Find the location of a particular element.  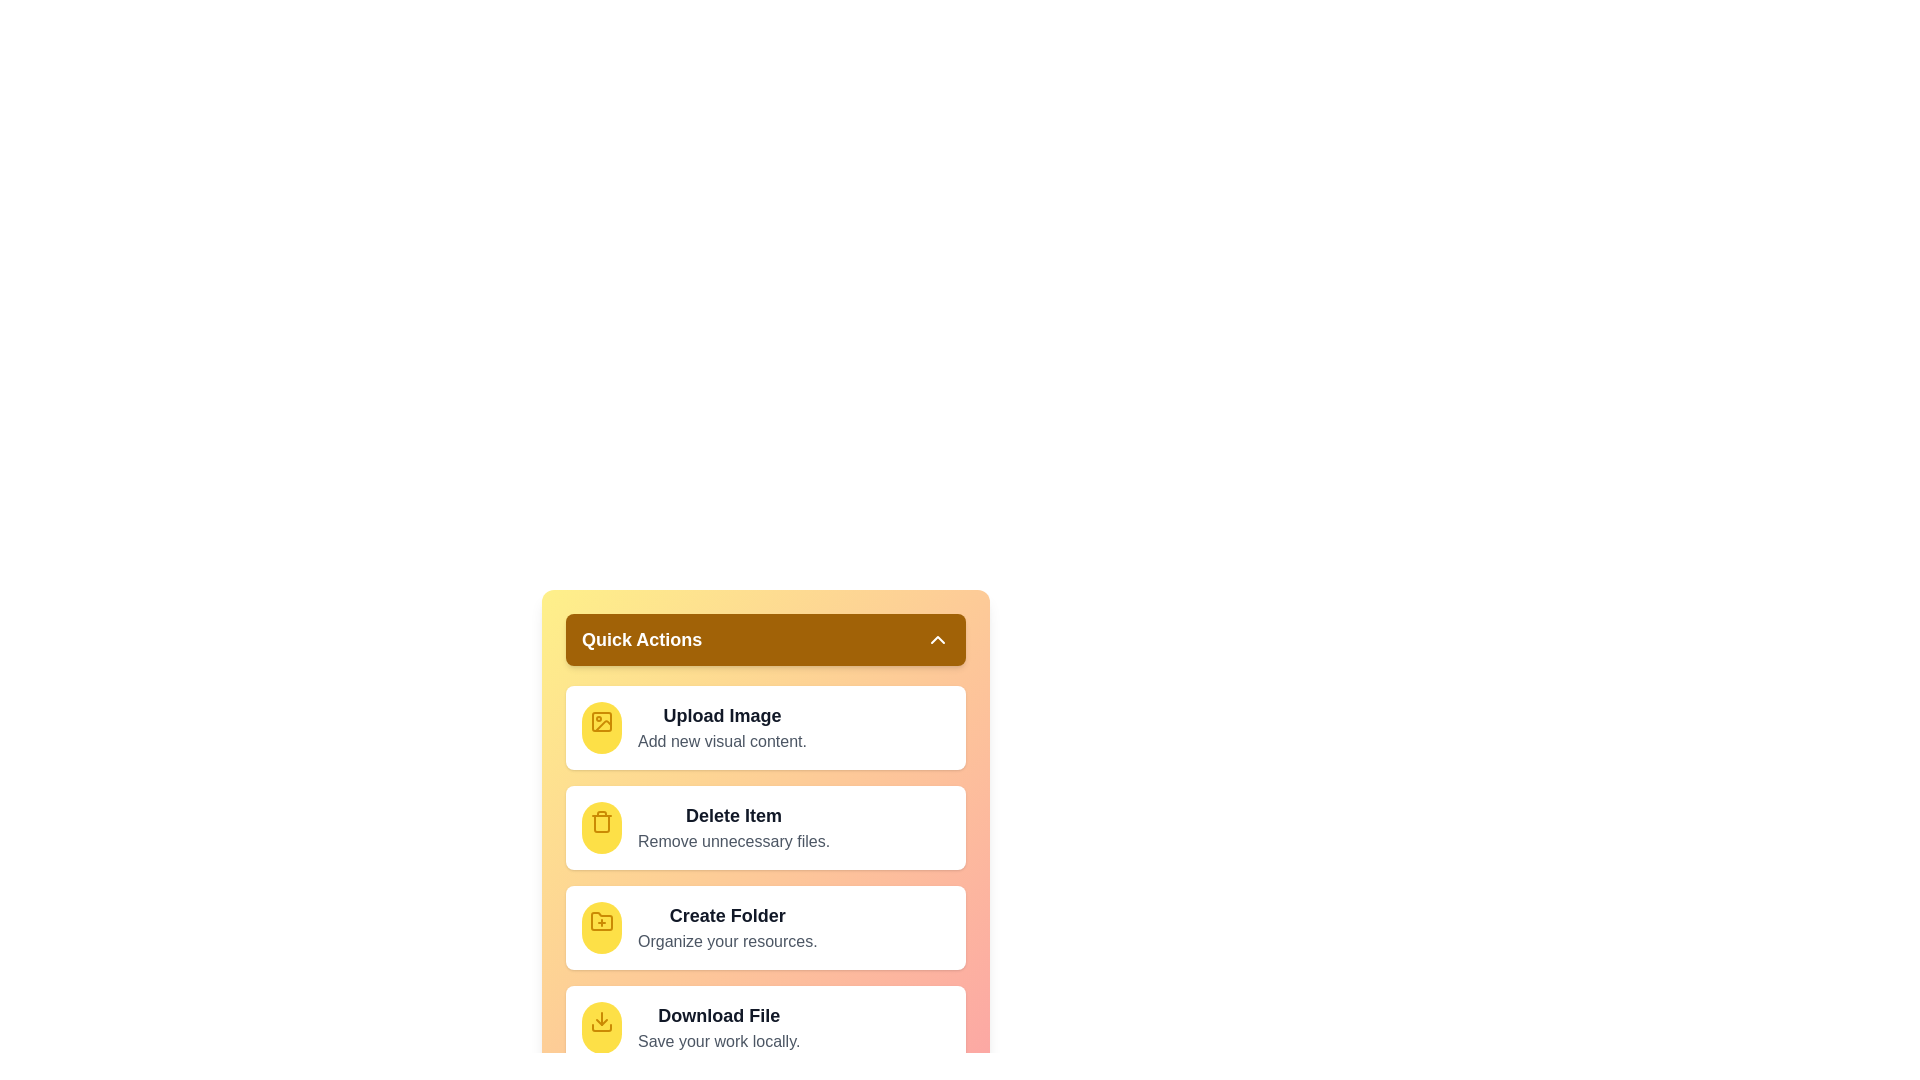

the action Download File to observe its hover effect is located at coordinates (600, 1028).